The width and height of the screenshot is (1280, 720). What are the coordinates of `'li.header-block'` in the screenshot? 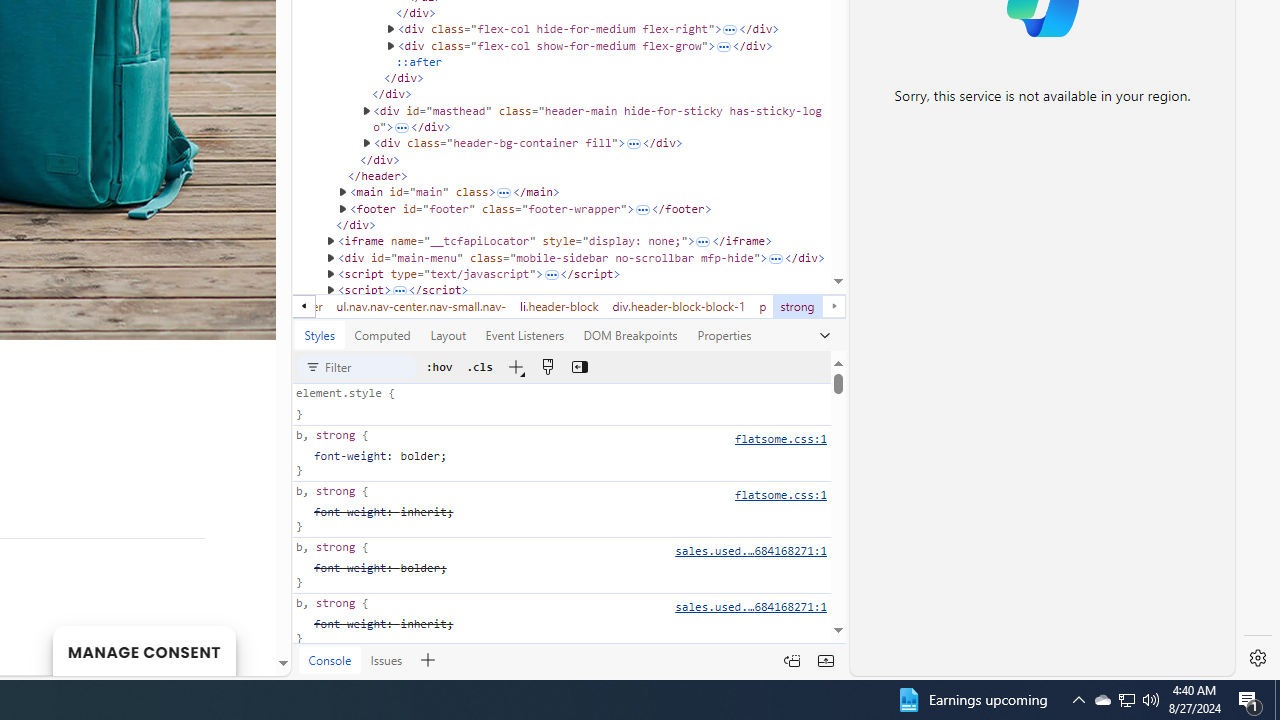 It's located at (559, 306).